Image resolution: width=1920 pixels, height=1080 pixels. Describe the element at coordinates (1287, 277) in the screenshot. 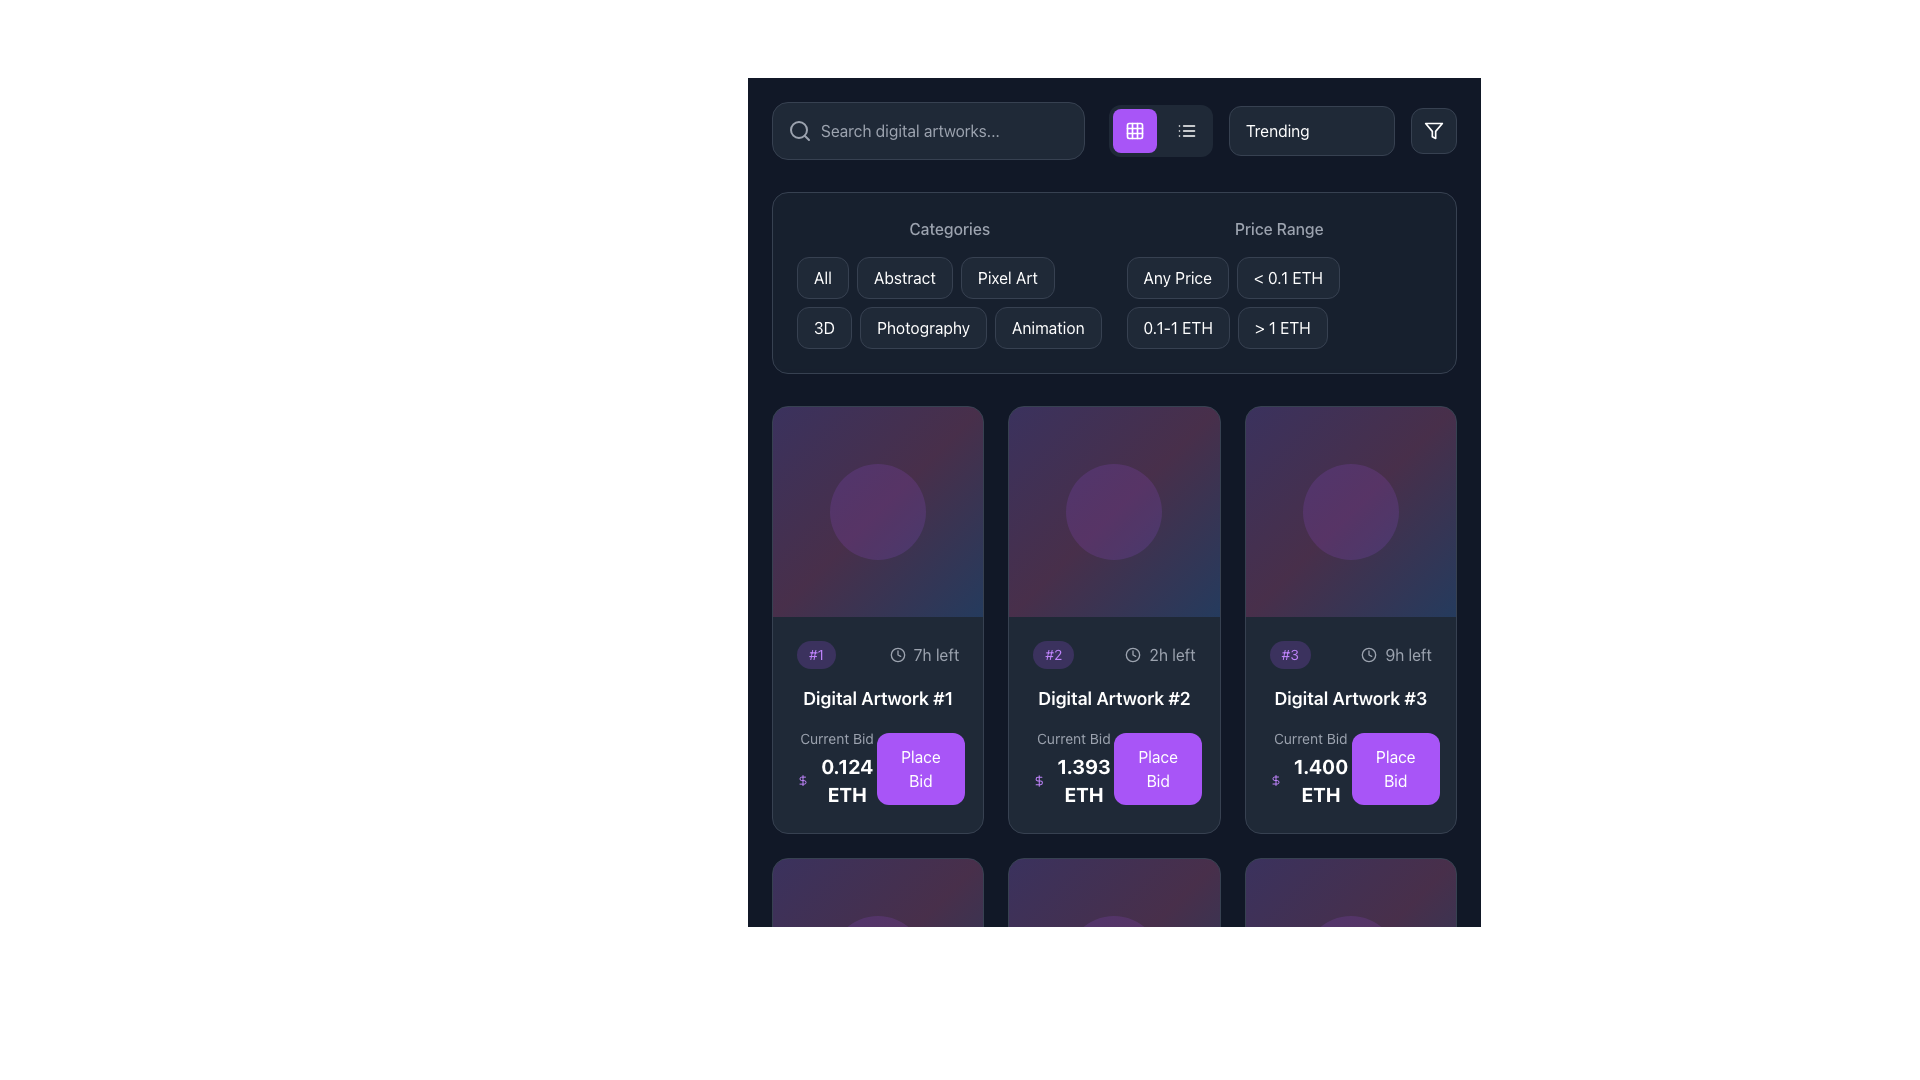

I see `the second button in the 'Price Range' section to apply the filter for items priced below 0.1 ETH` at that location.